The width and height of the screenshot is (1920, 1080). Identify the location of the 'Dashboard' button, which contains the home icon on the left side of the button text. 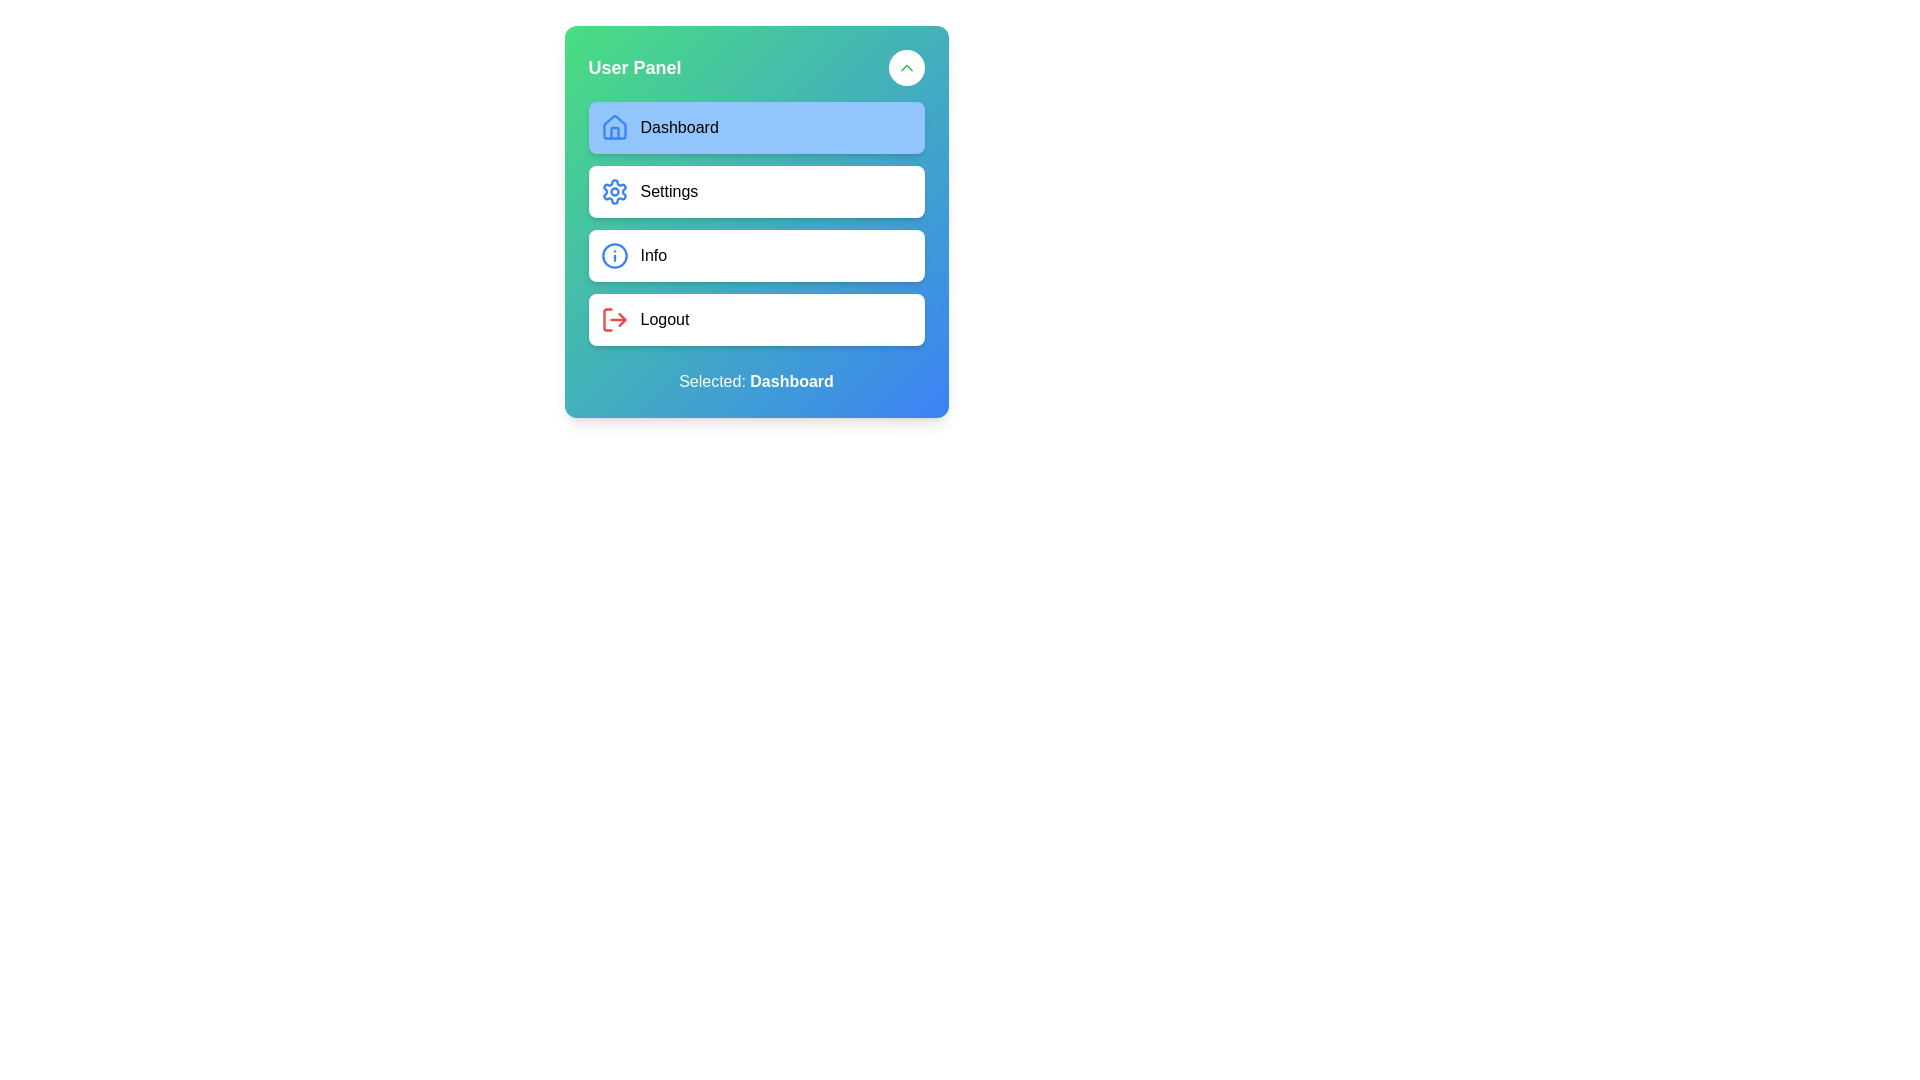
(613, 127).